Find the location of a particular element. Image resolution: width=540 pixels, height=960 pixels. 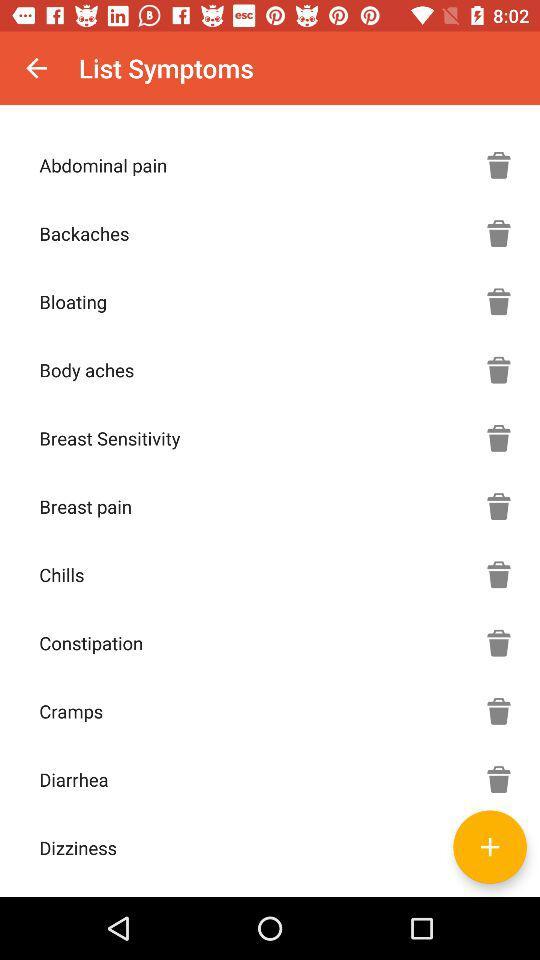

remove symptom is located at coordinates (498, 301).